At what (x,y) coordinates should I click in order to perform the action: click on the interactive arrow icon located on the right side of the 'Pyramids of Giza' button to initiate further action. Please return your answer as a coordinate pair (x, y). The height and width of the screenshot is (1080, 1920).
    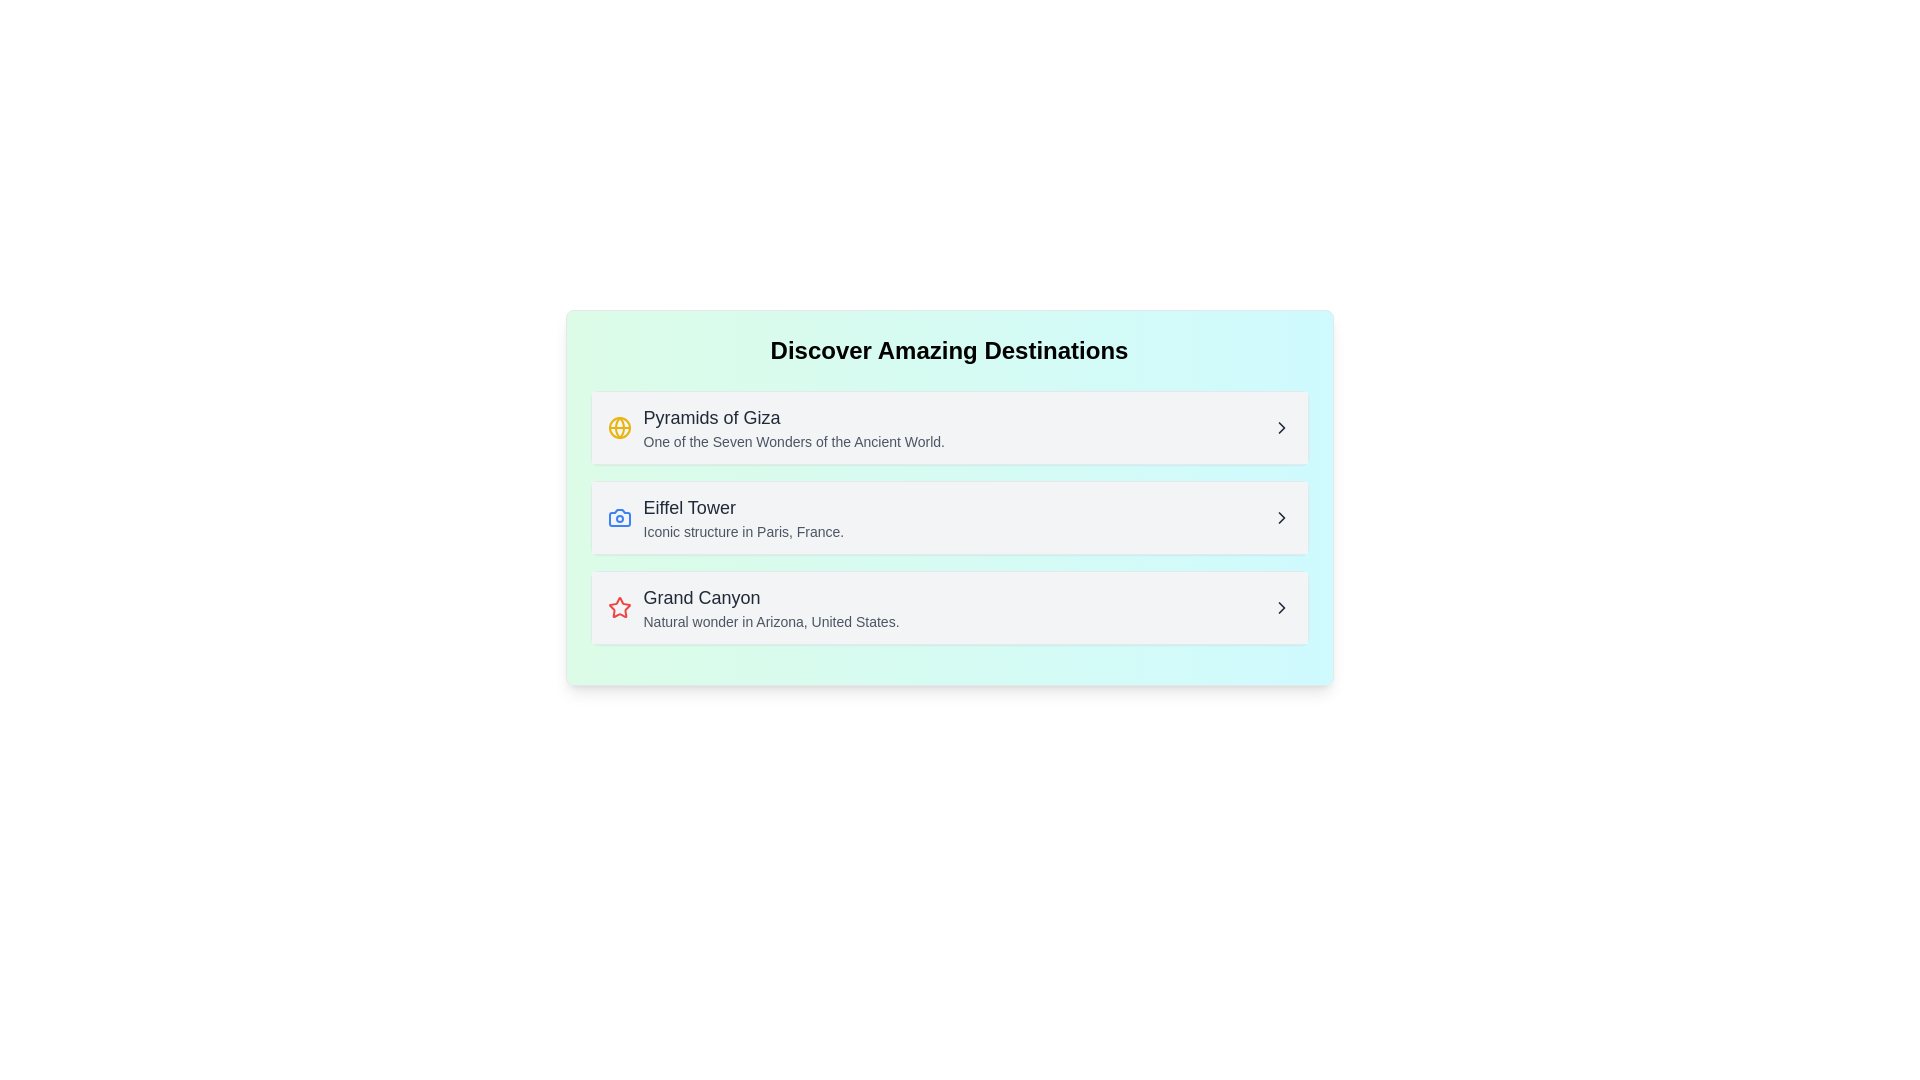
    Looking at the image, I should click on (1281, 427).